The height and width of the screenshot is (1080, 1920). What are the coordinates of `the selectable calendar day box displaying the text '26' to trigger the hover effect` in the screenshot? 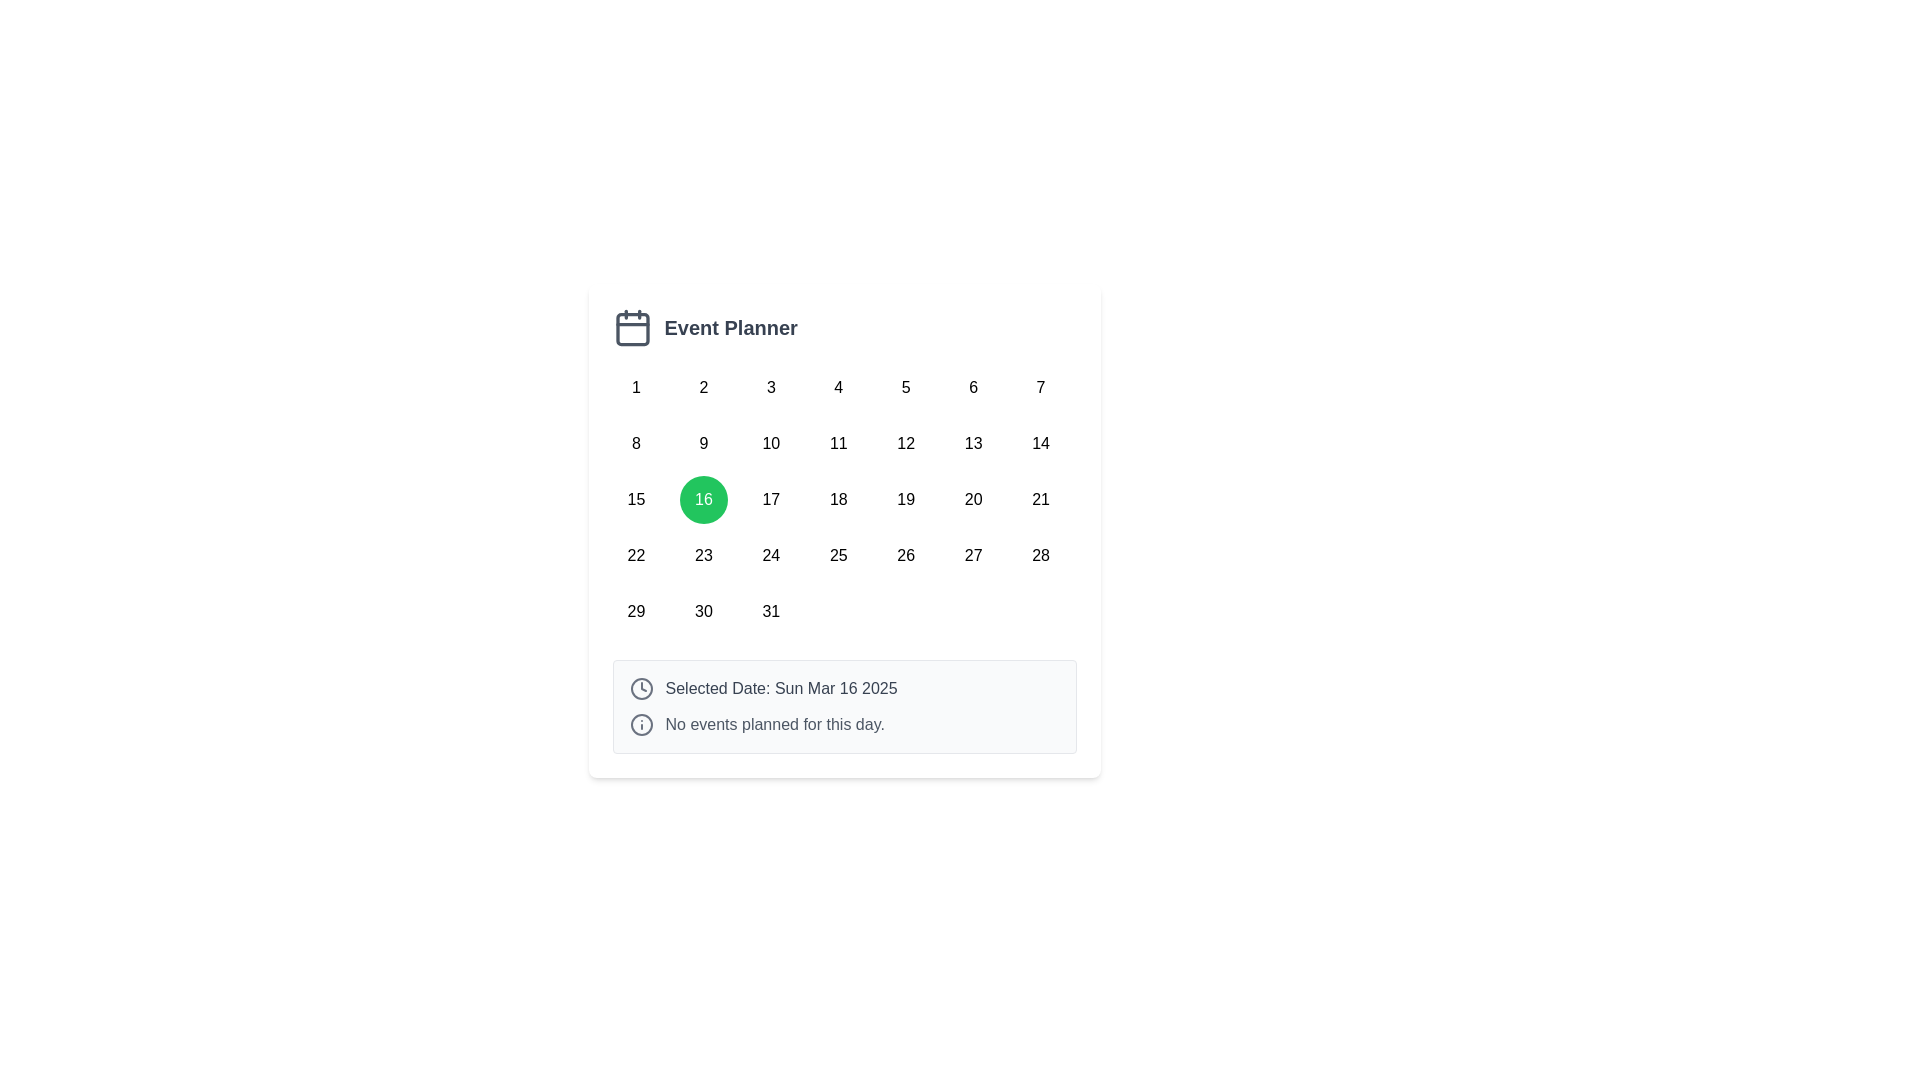 It's located at (905, 555).